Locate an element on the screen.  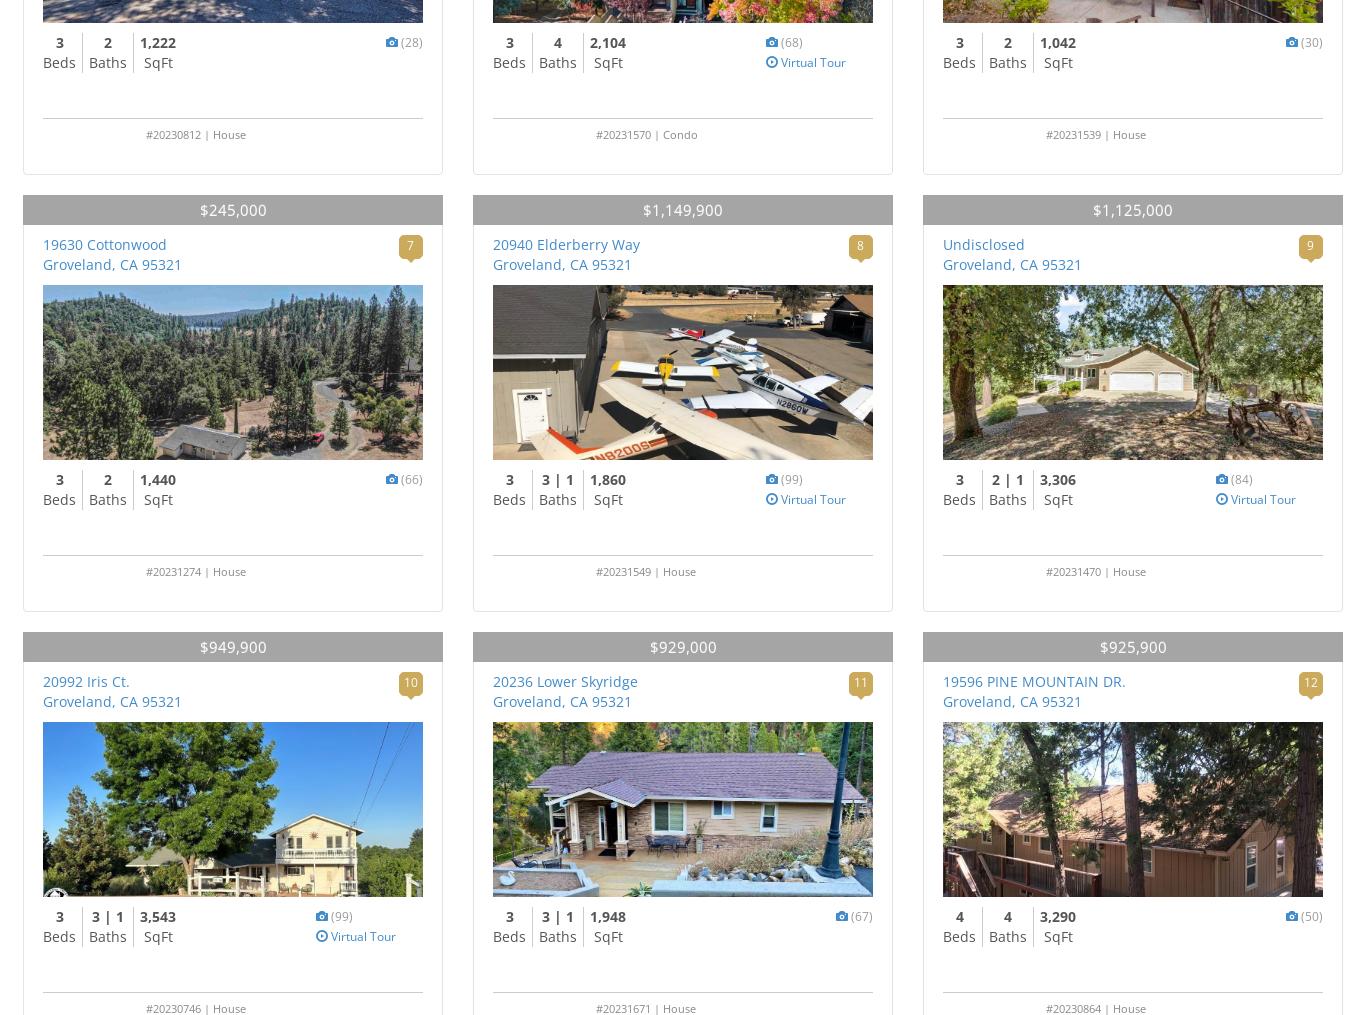
'1,440' is located at coordinates (157, 478).